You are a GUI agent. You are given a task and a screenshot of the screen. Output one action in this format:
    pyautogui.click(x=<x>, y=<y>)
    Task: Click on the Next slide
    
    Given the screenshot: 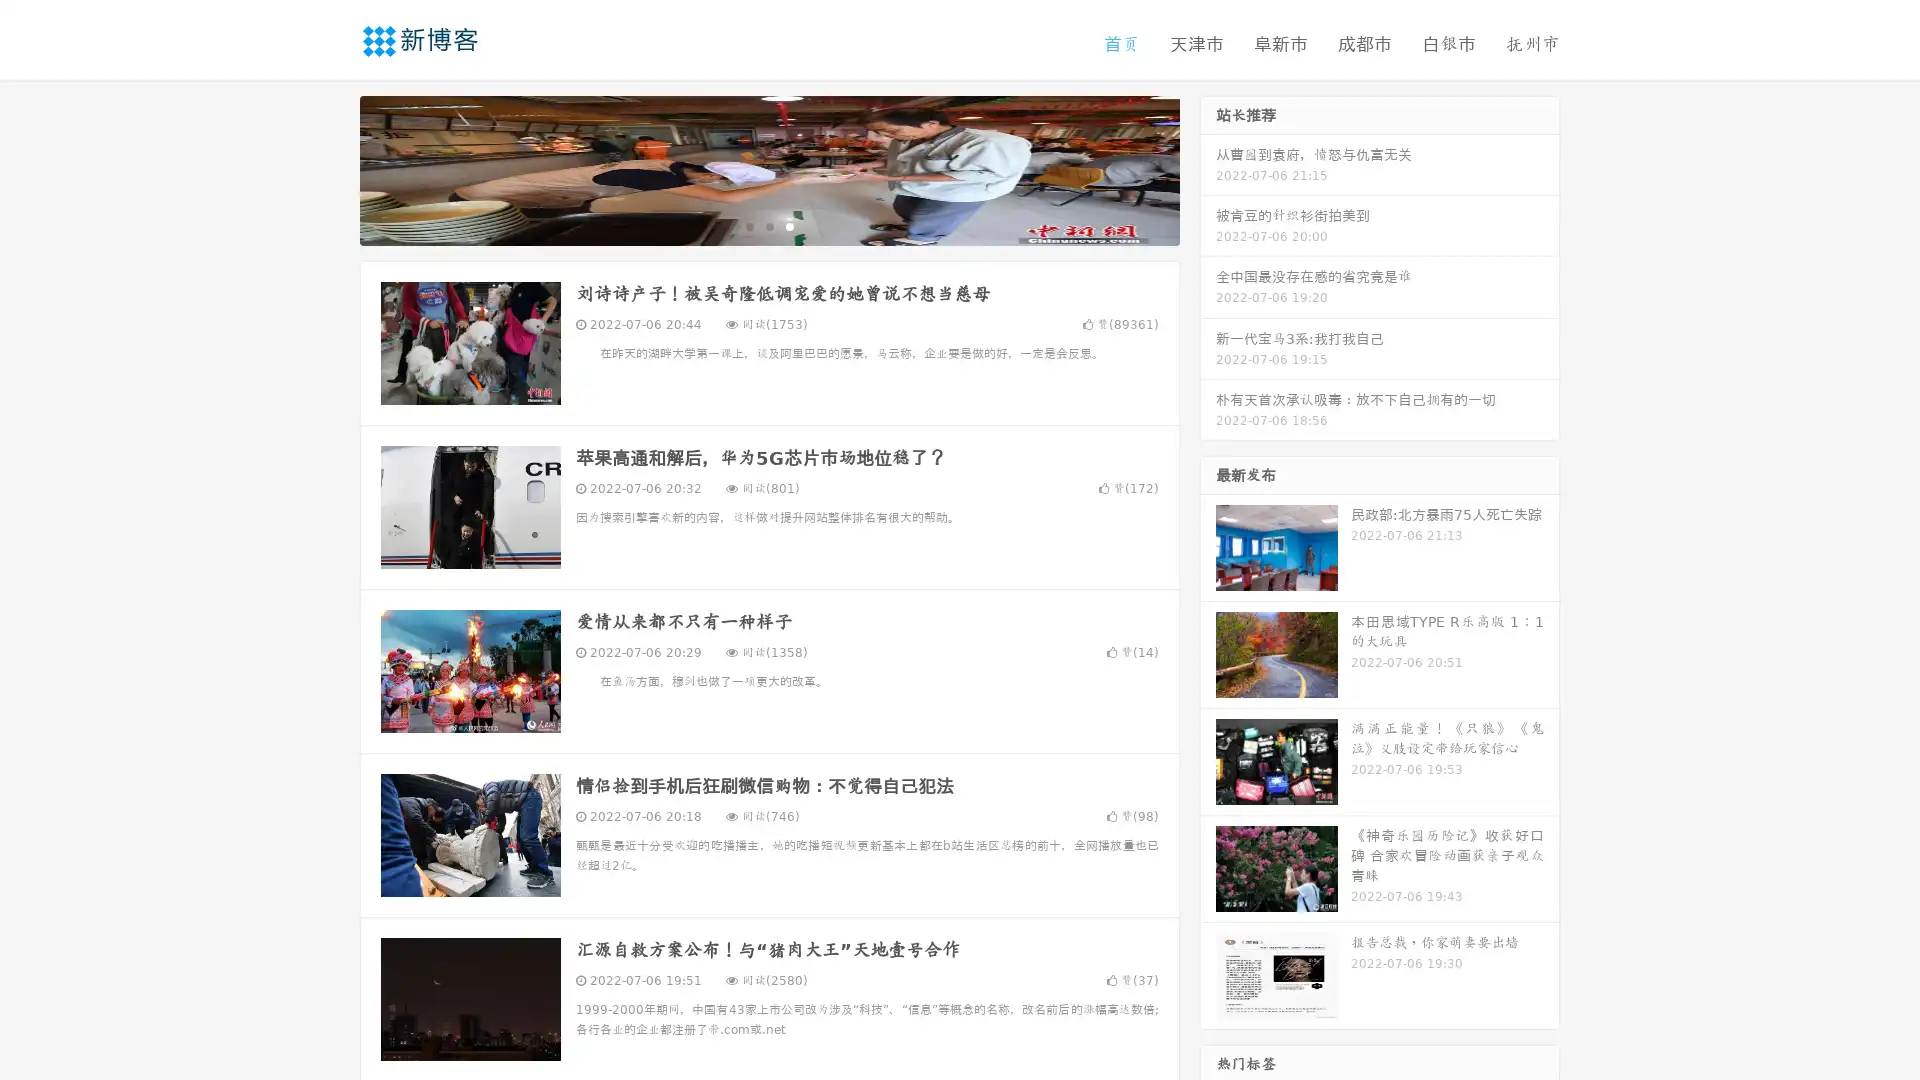 What is the action you would take?
    pyautogui.click(x=1208, y=168)
    